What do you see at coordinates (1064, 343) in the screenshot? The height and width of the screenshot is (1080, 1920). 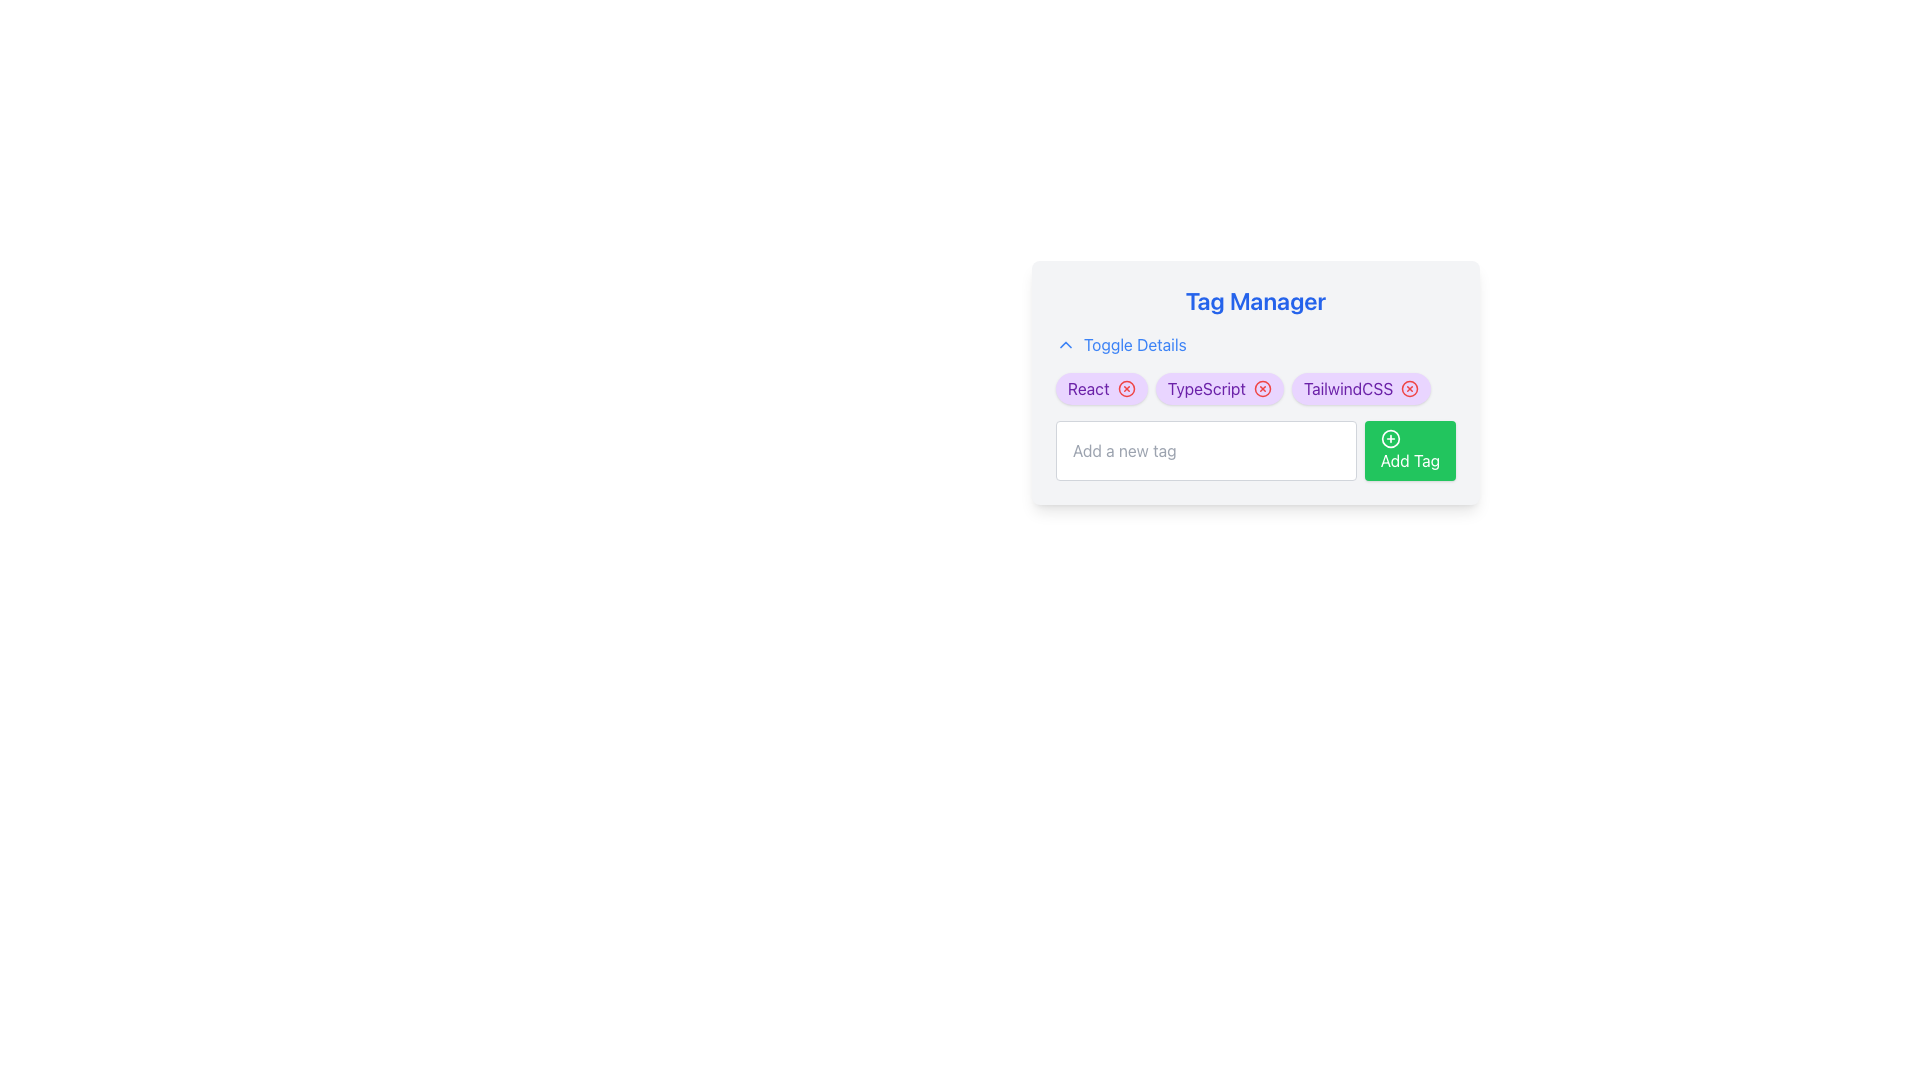 I see `the chevron icon located to the left of the 'Toggle Details' text label in the 'Tag Manager' section` at bounding box center [1064, 343].